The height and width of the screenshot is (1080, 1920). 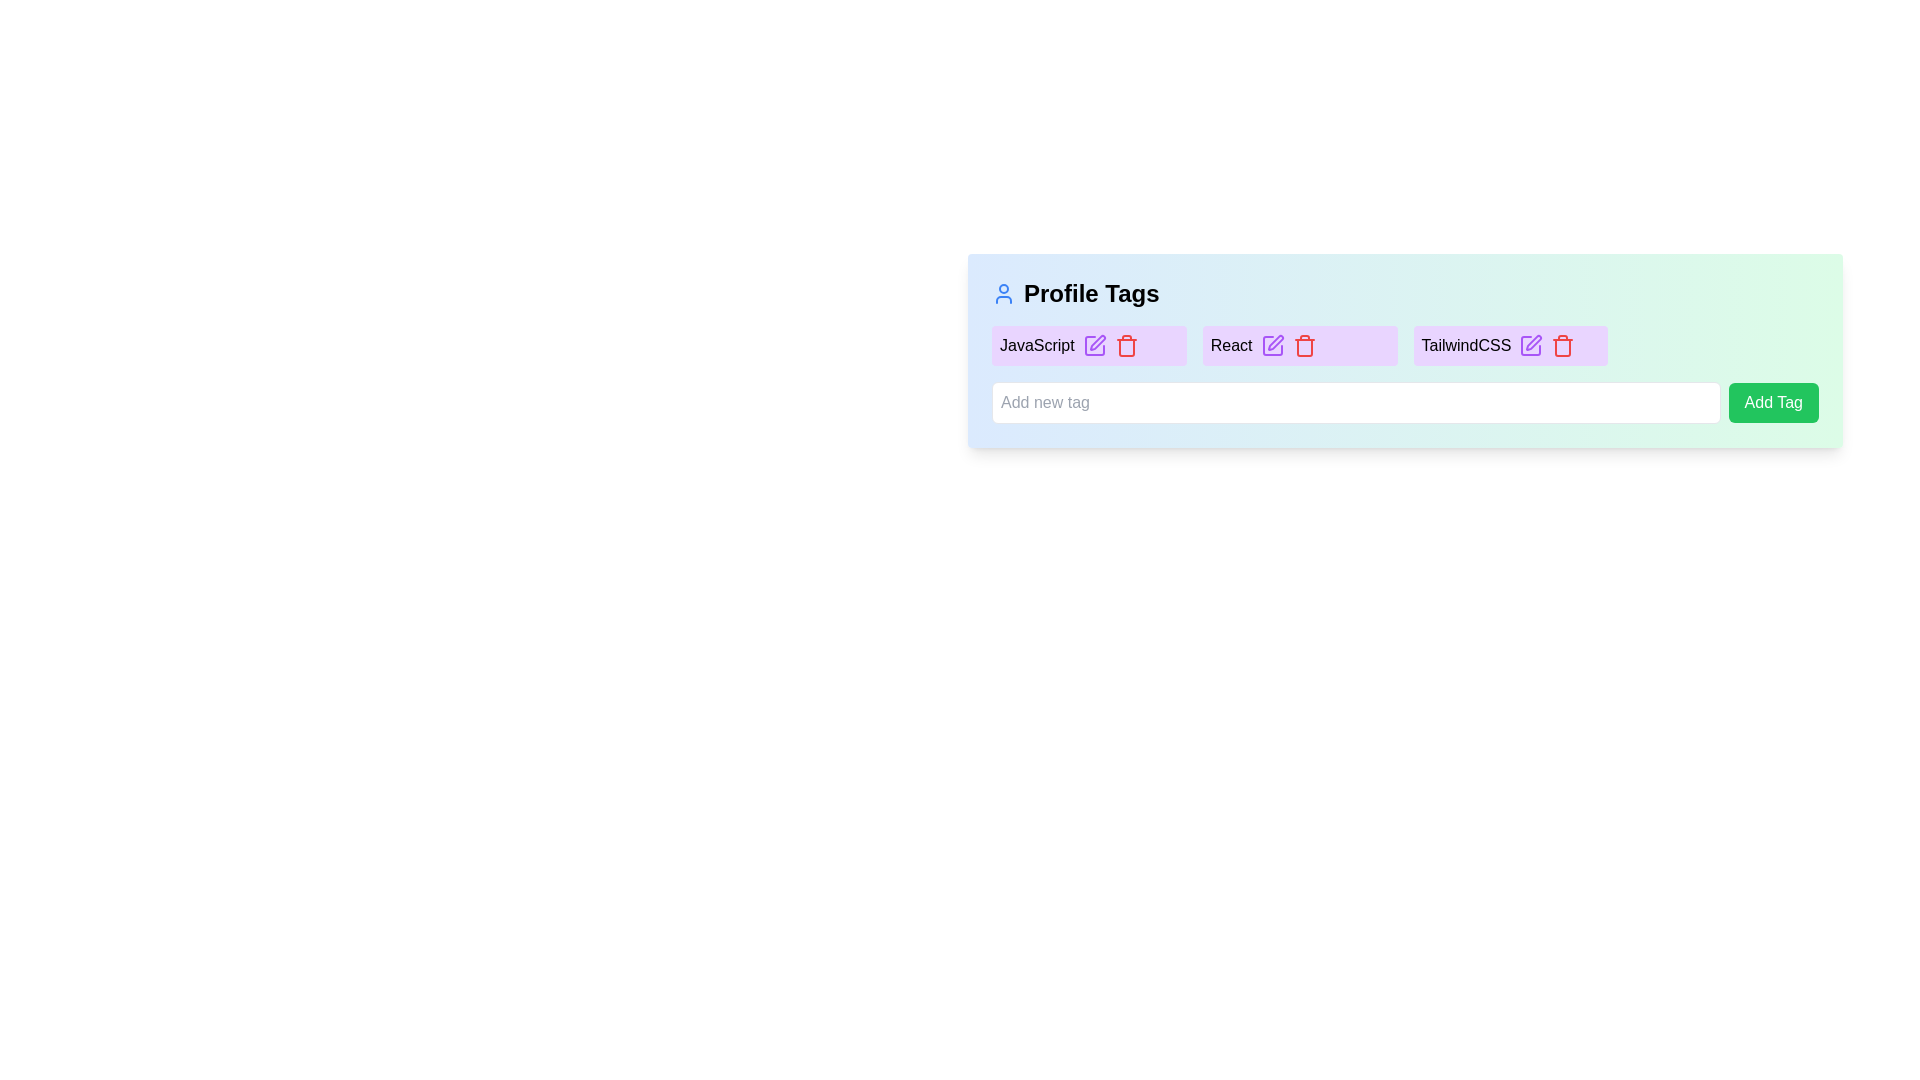 I want to click on the 'JavaScript' text label displayed within a purple rectangular area with rounded corners, positioned at the leftmost section of a row of similar elements under the header 'Profile Tags', so click(x=1037, y=345).